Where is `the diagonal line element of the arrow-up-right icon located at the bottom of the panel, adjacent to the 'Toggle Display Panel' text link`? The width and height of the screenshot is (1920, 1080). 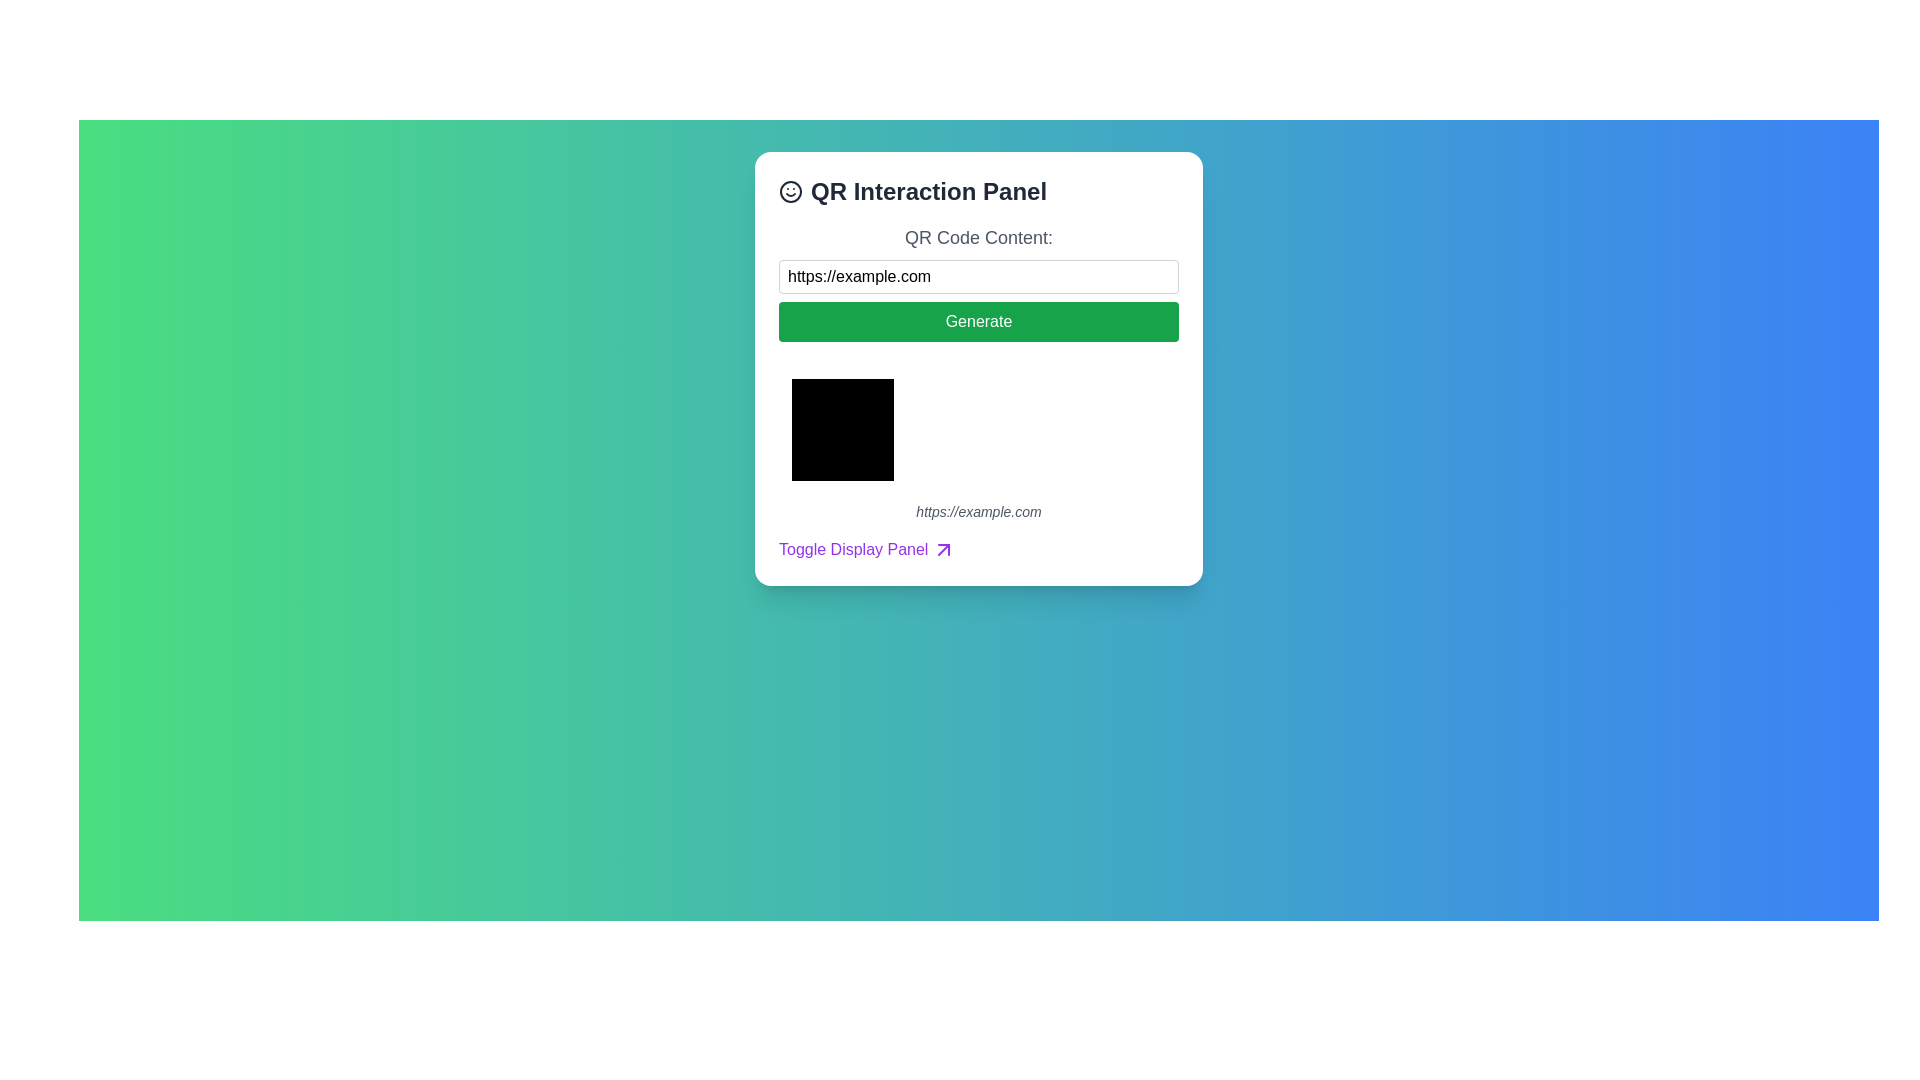
the diagonal line element of the arrow-up-right icon located at the bottom of the panel, adjacent to the 'Toggle Display Panel' text link is located at coordinates (943, 550).